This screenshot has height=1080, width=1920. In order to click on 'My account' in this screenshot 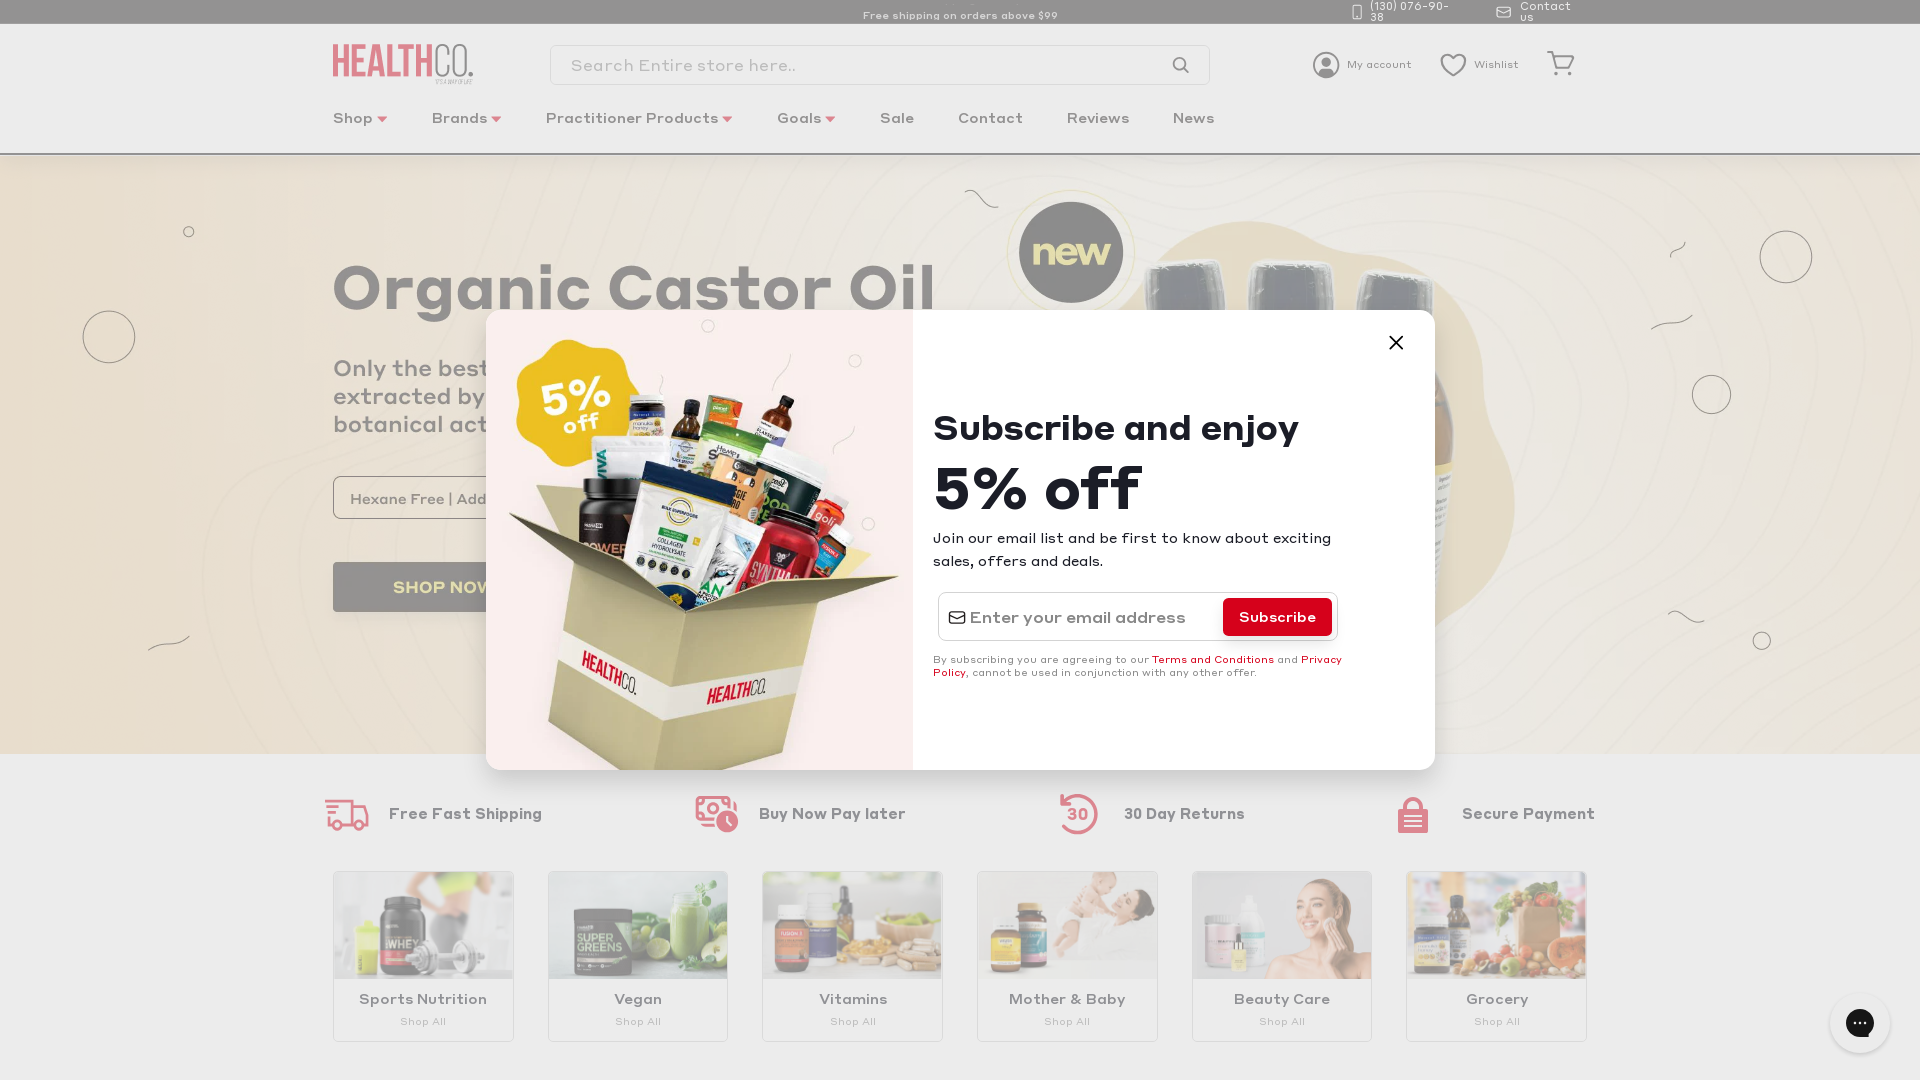, I will do `click(1361, 63)`.